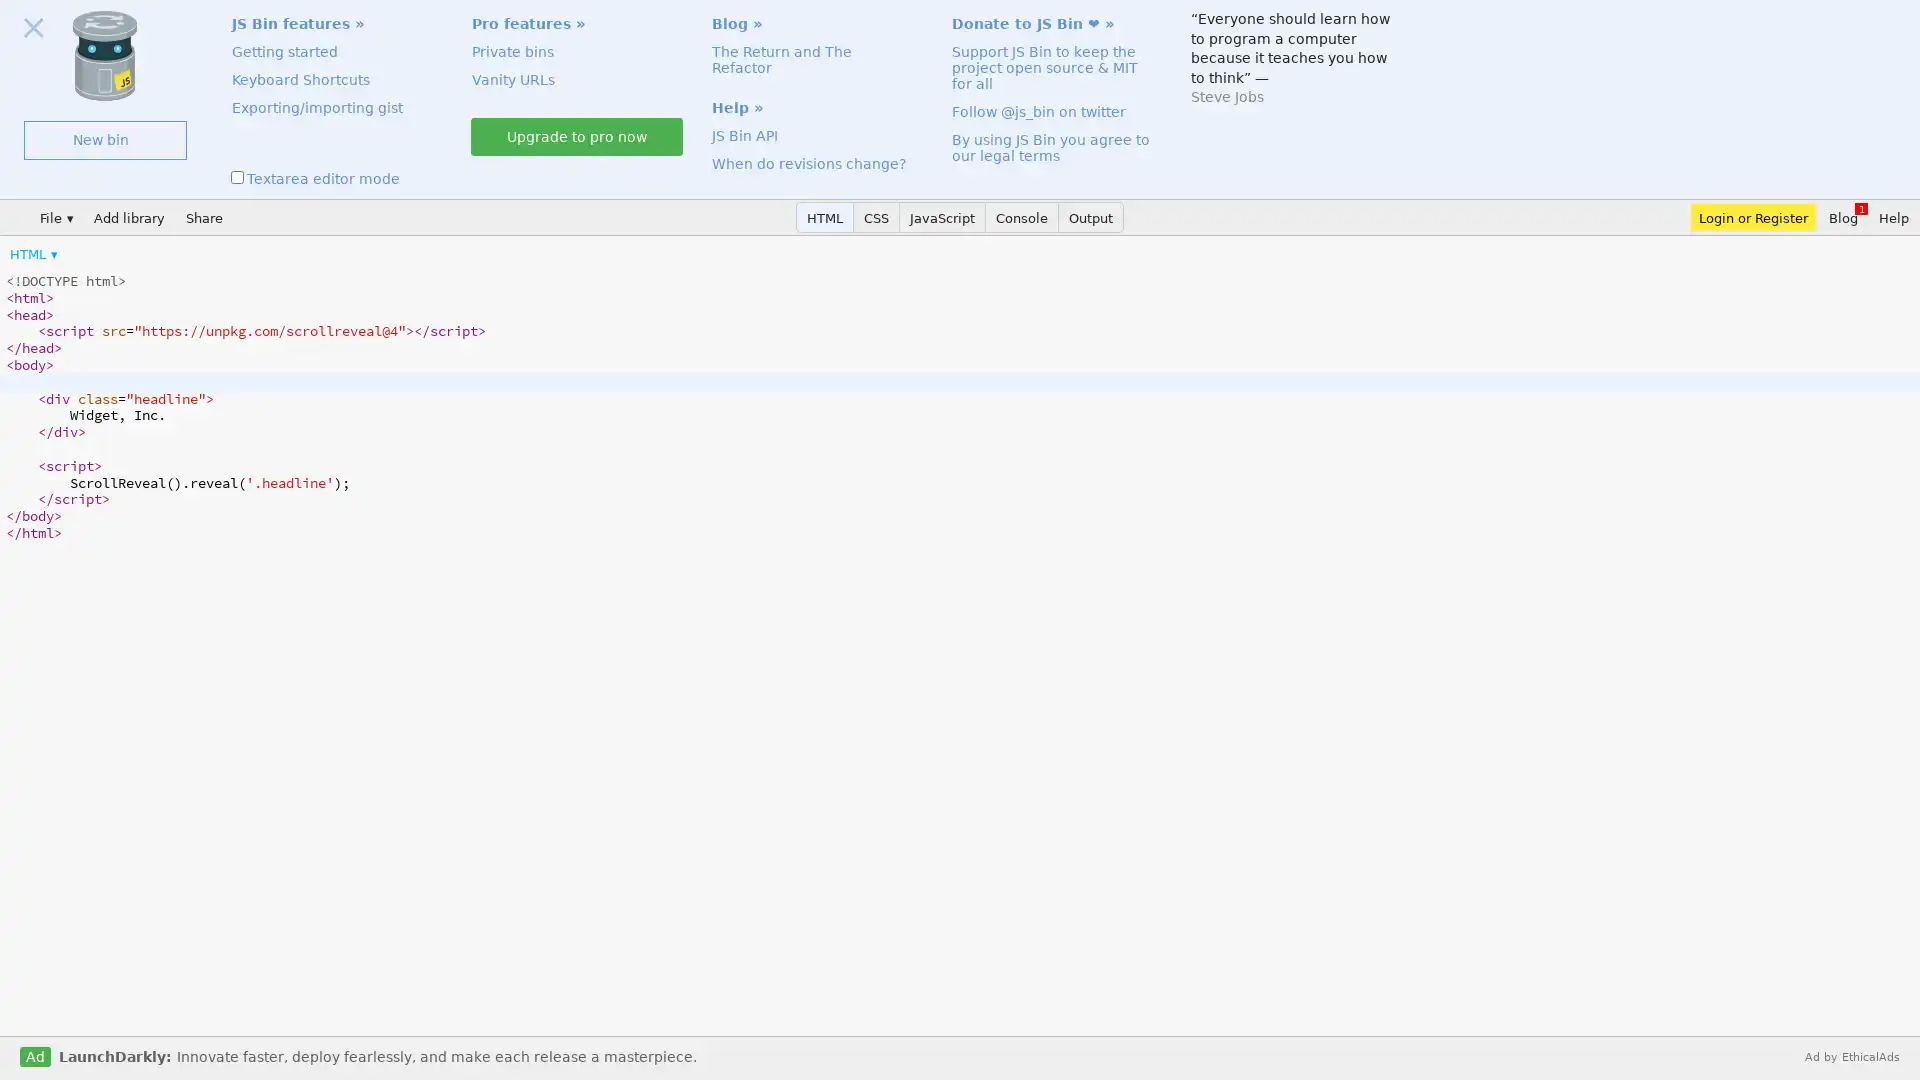  What do you see at coordinates (1090, 217) in the screenshot?
I see `Output Panel: Inactive` at bounding box center [1090, 217].